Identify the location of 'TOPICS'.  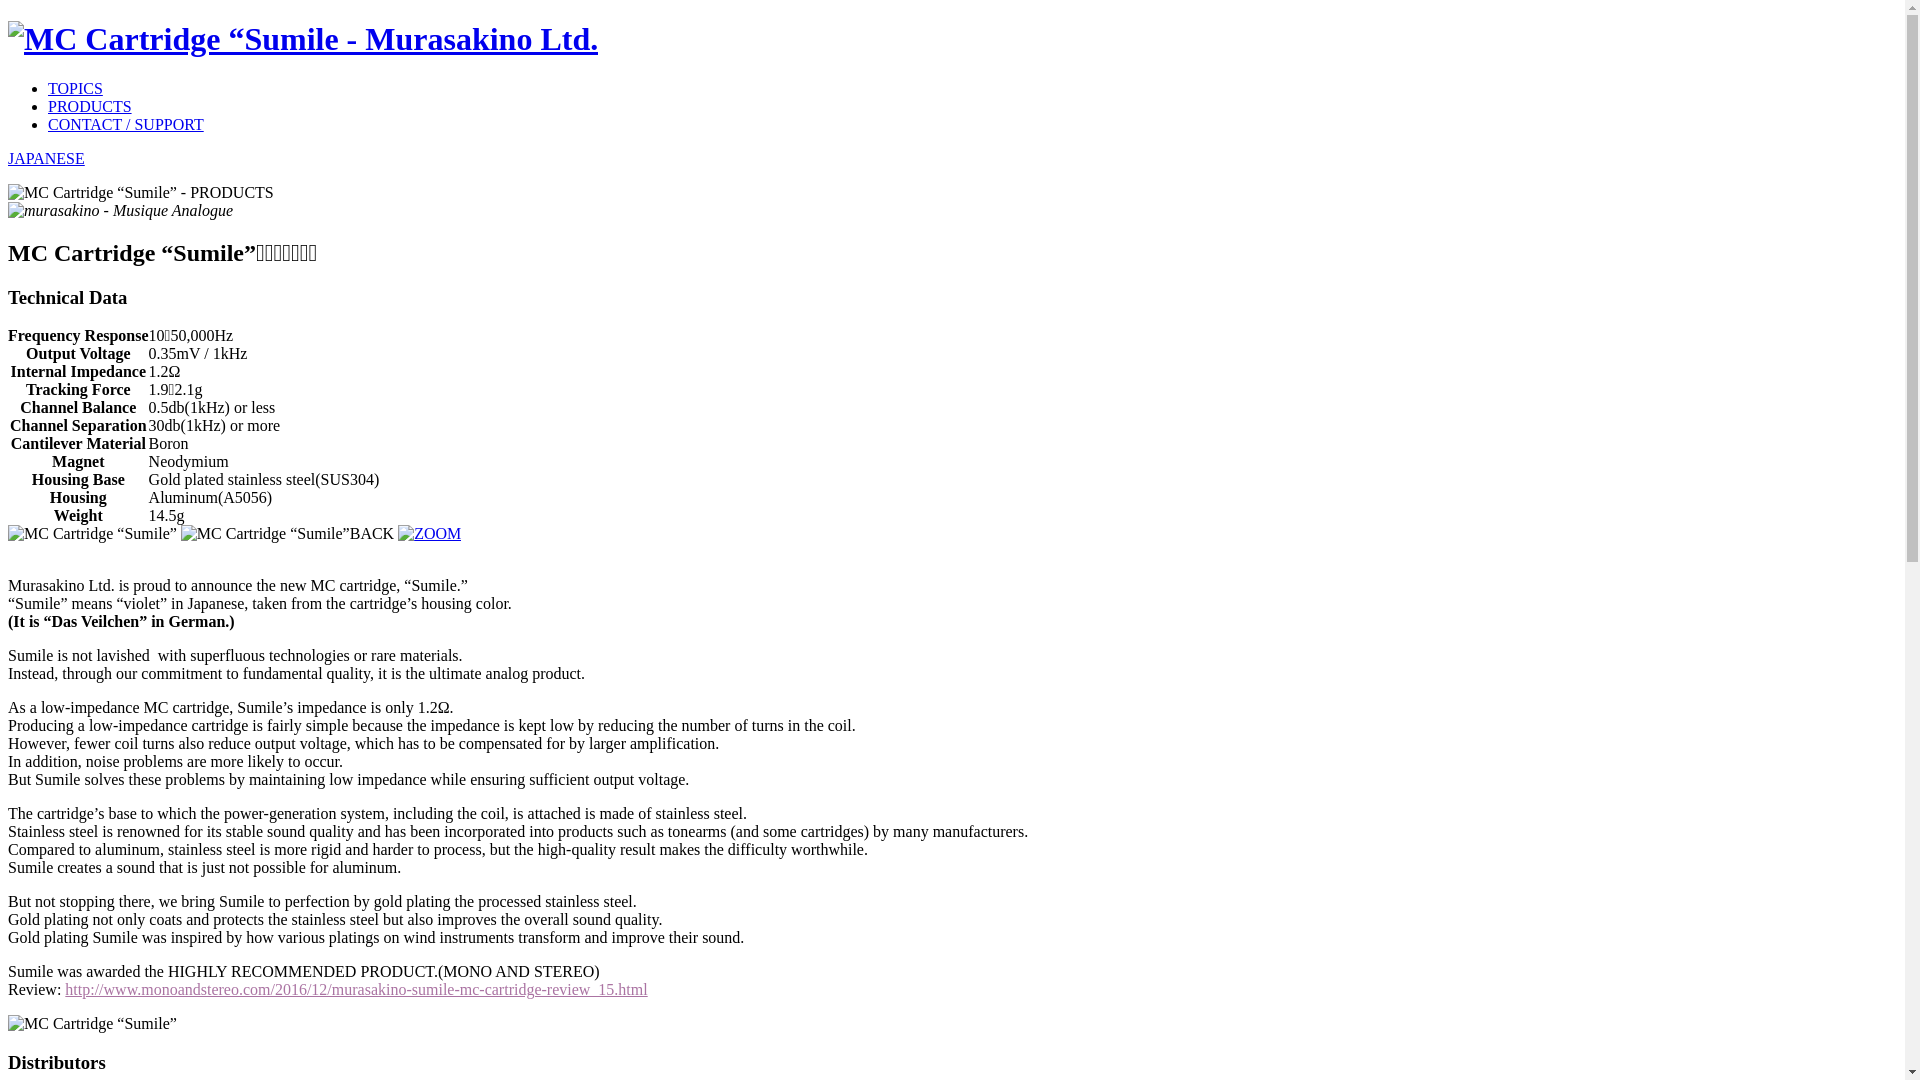
(75, 87).